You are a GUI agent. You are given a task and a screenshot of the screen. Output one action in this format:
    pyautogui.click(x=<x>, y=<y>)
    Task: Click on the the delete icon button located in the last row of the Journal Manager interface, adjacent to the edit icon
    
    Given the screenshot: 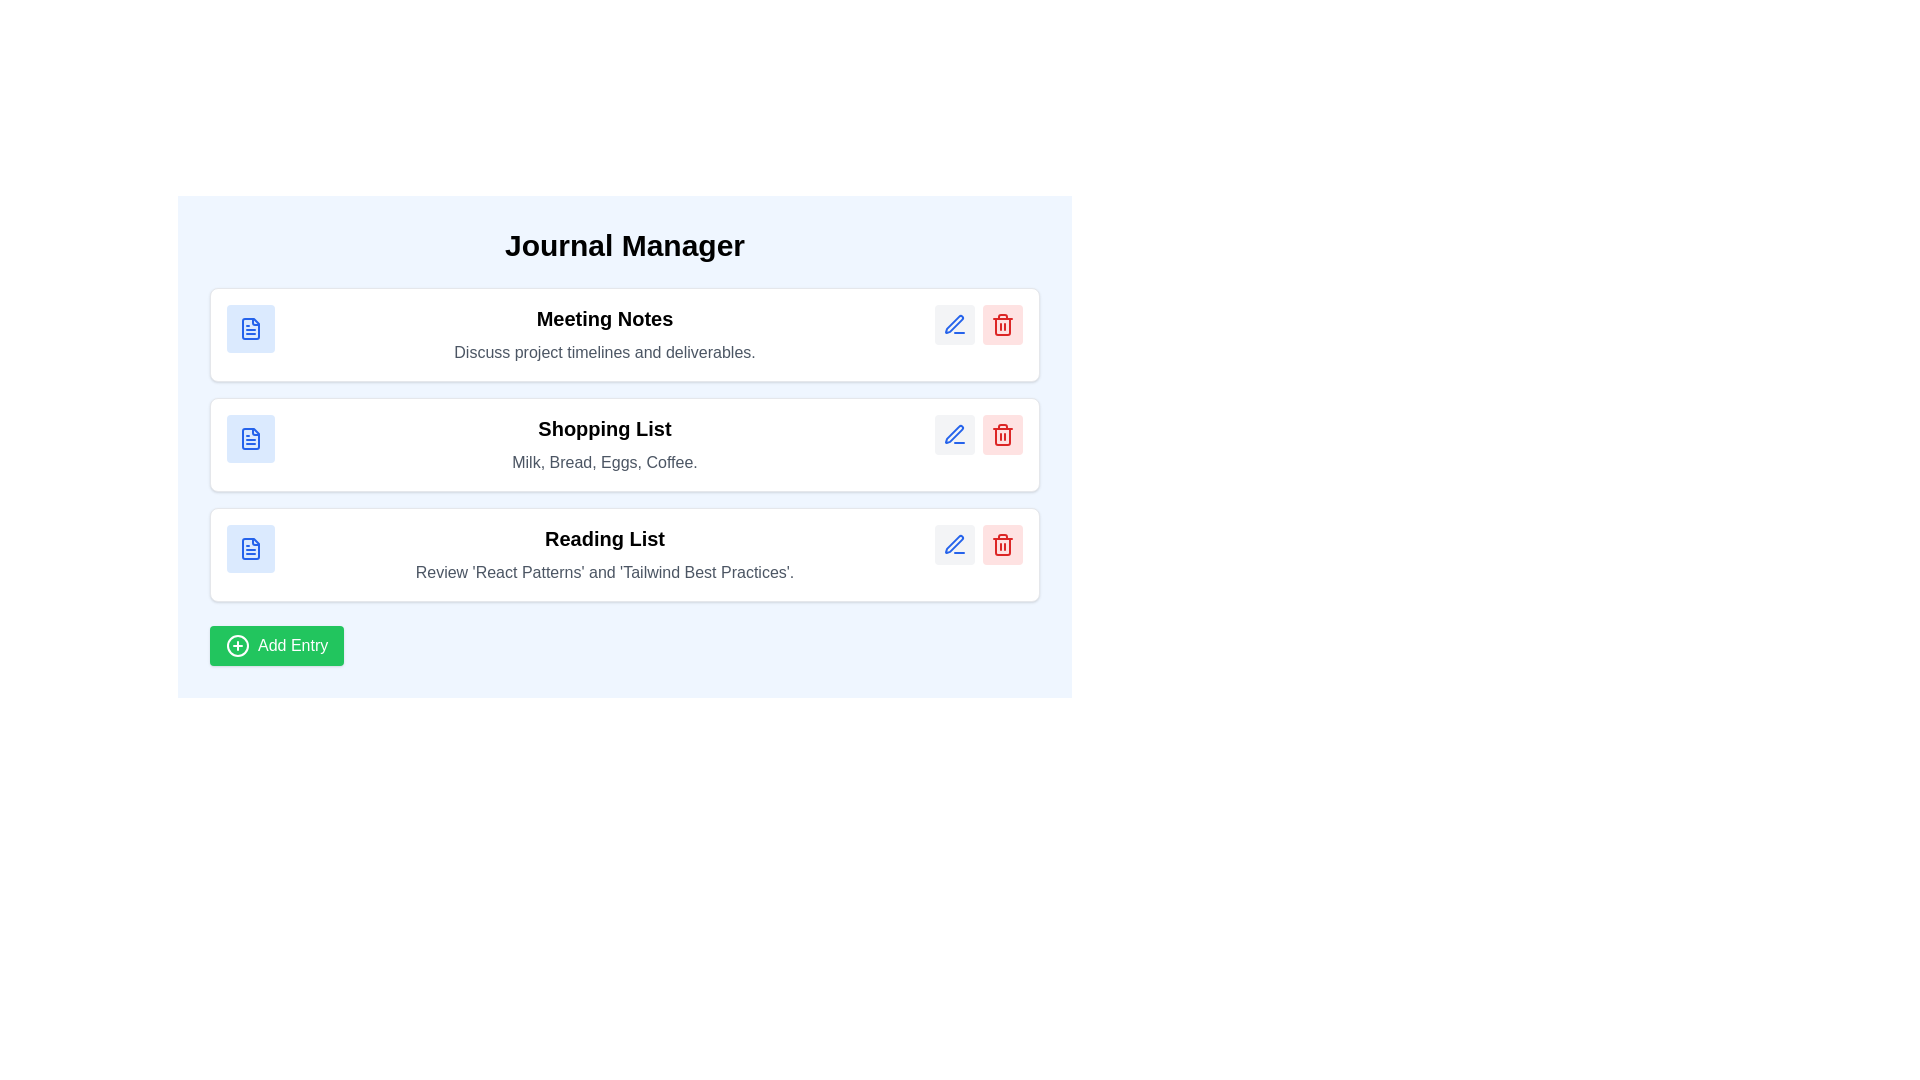 What is the action you would take?
    pyautogui.click(x=1003, y=434)
    